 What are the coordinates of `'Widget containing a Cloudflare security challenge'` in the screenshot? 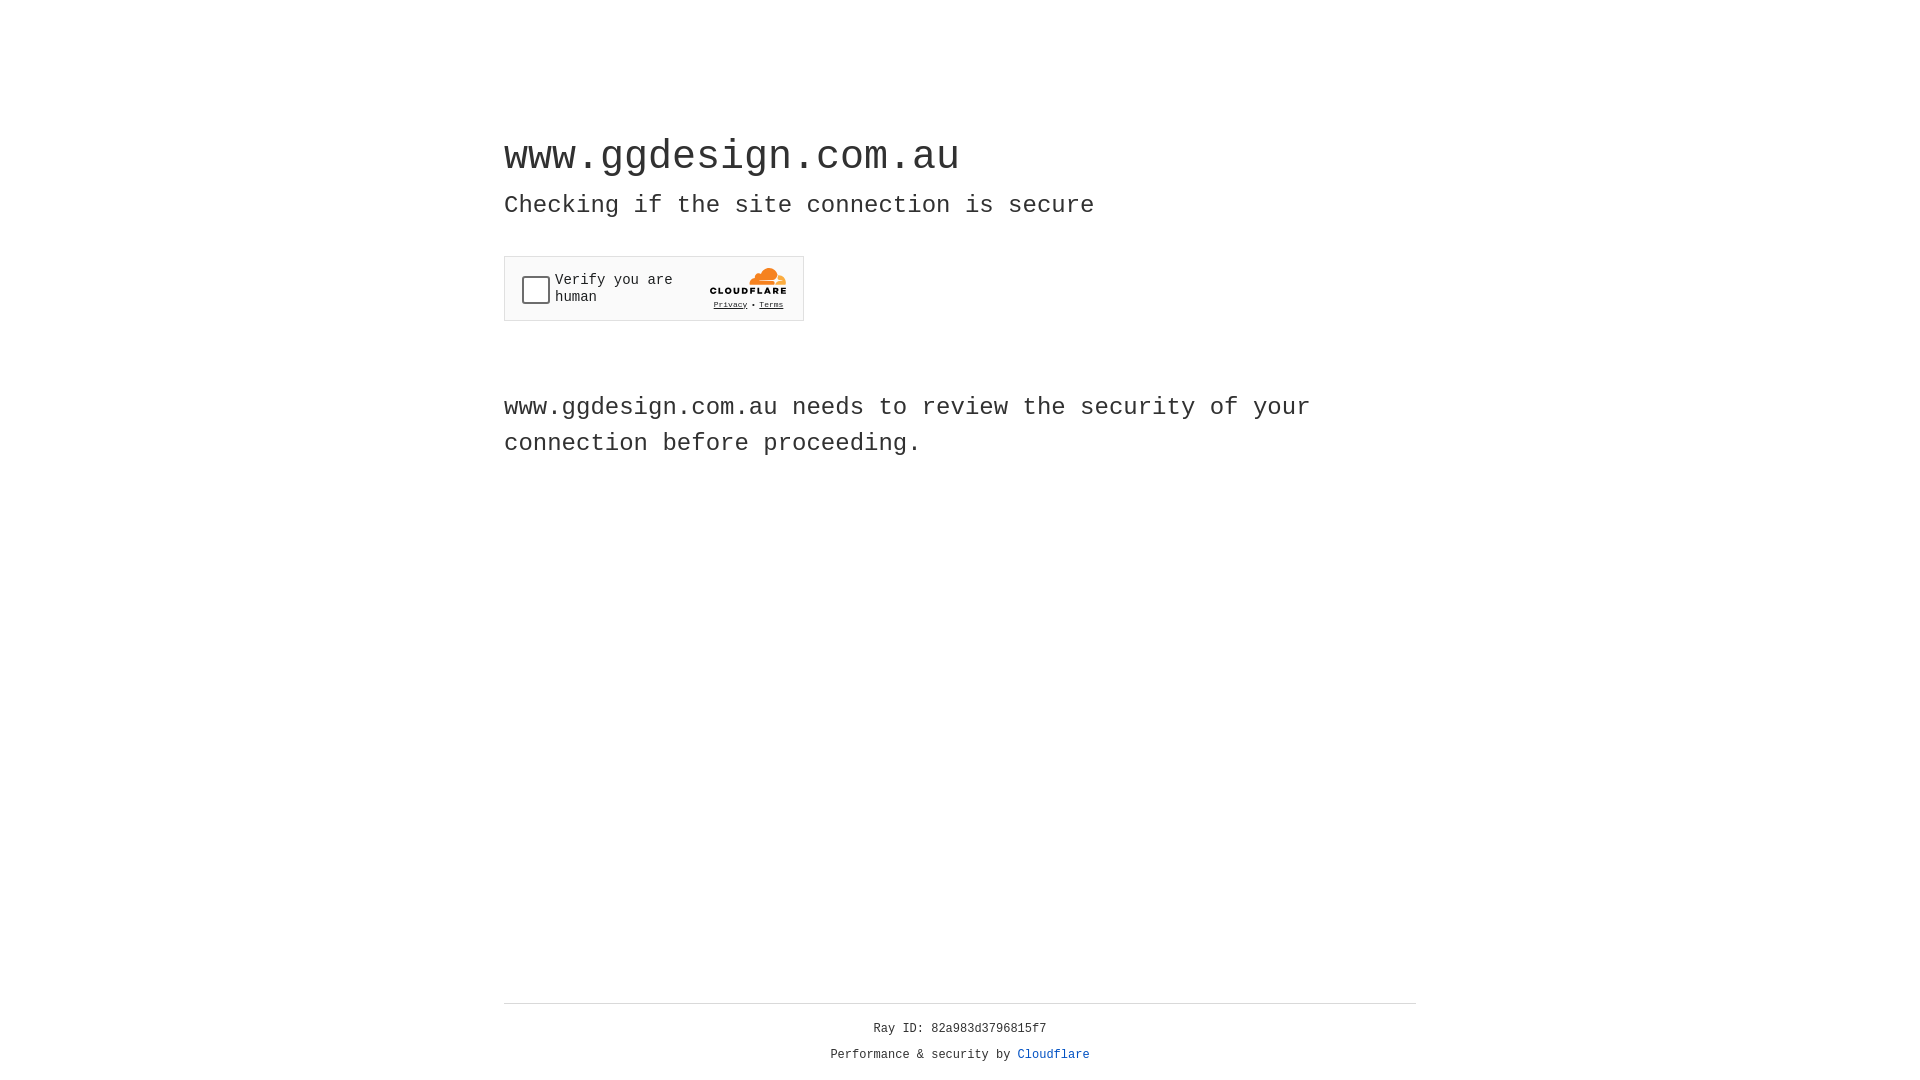 It's located at (653, 288).